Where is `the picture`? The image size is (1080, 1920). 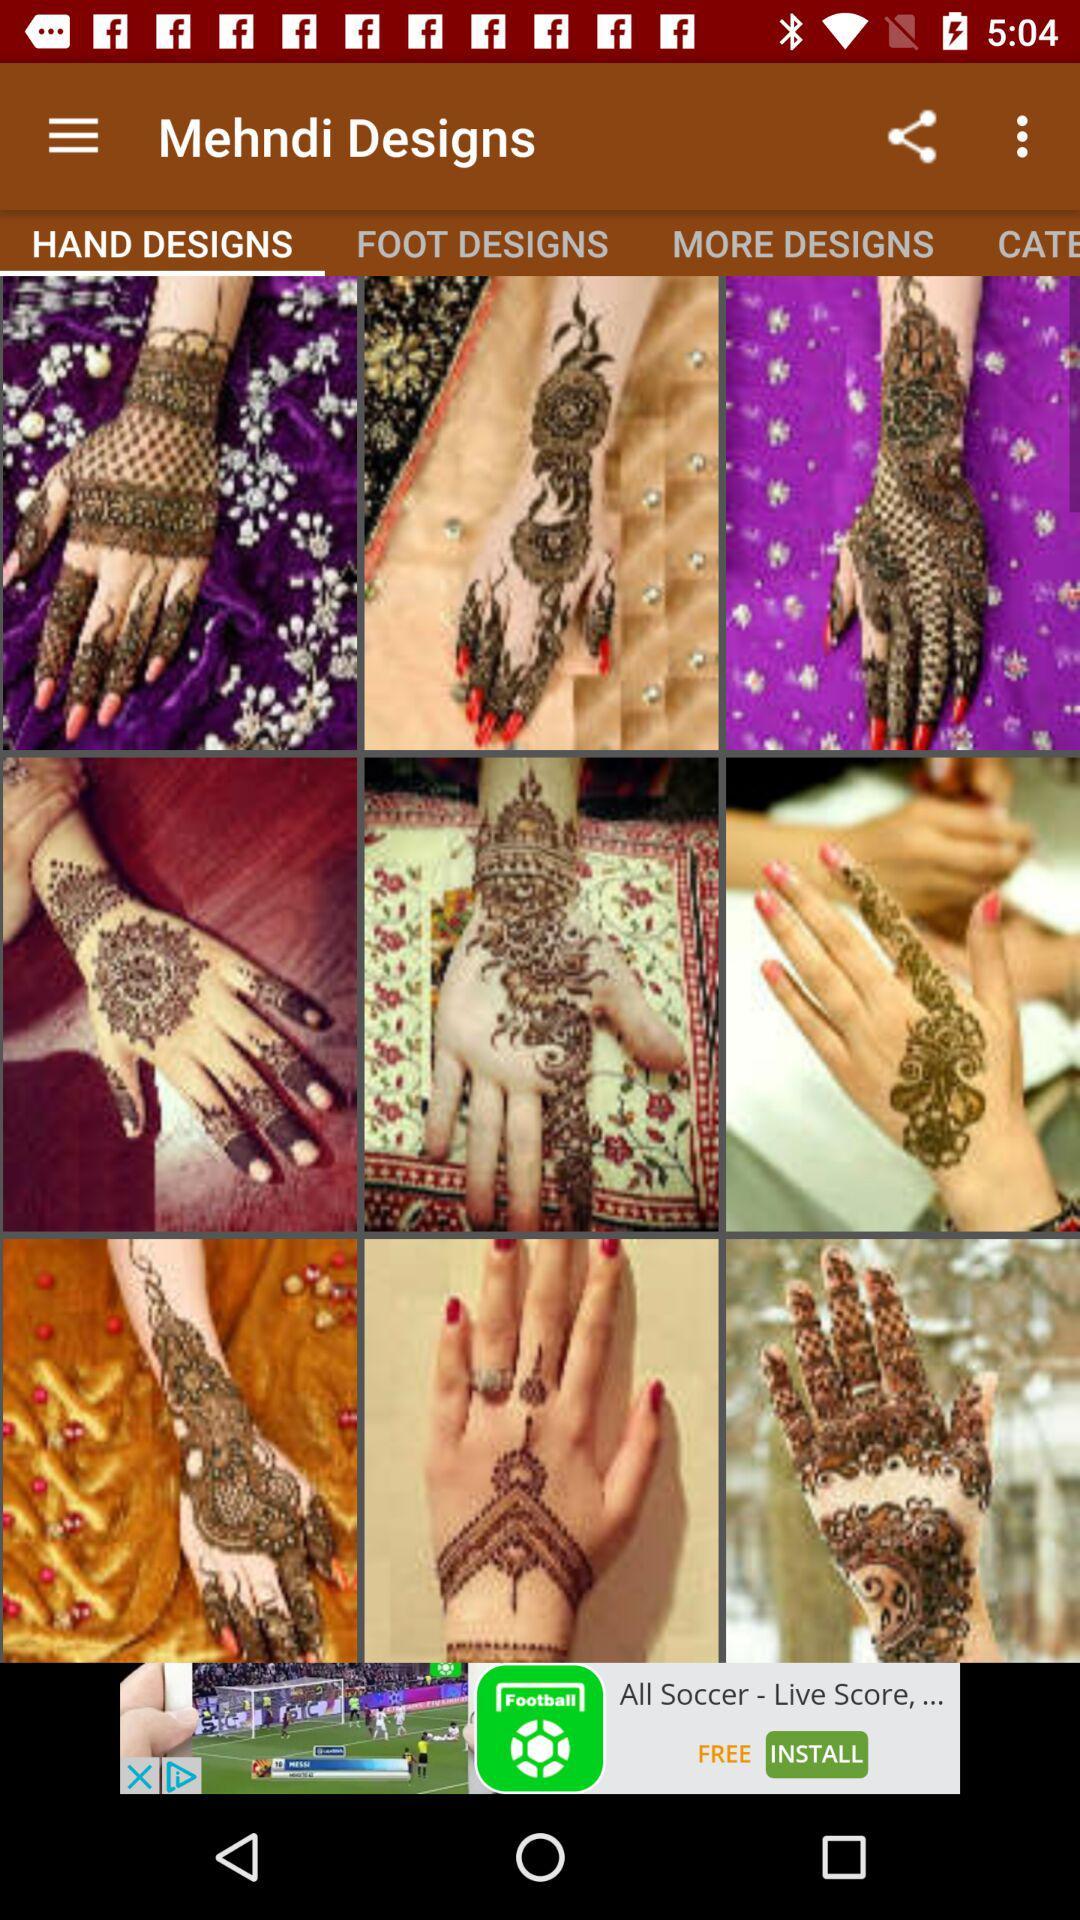
the picture is located at coordinates (902, 994).